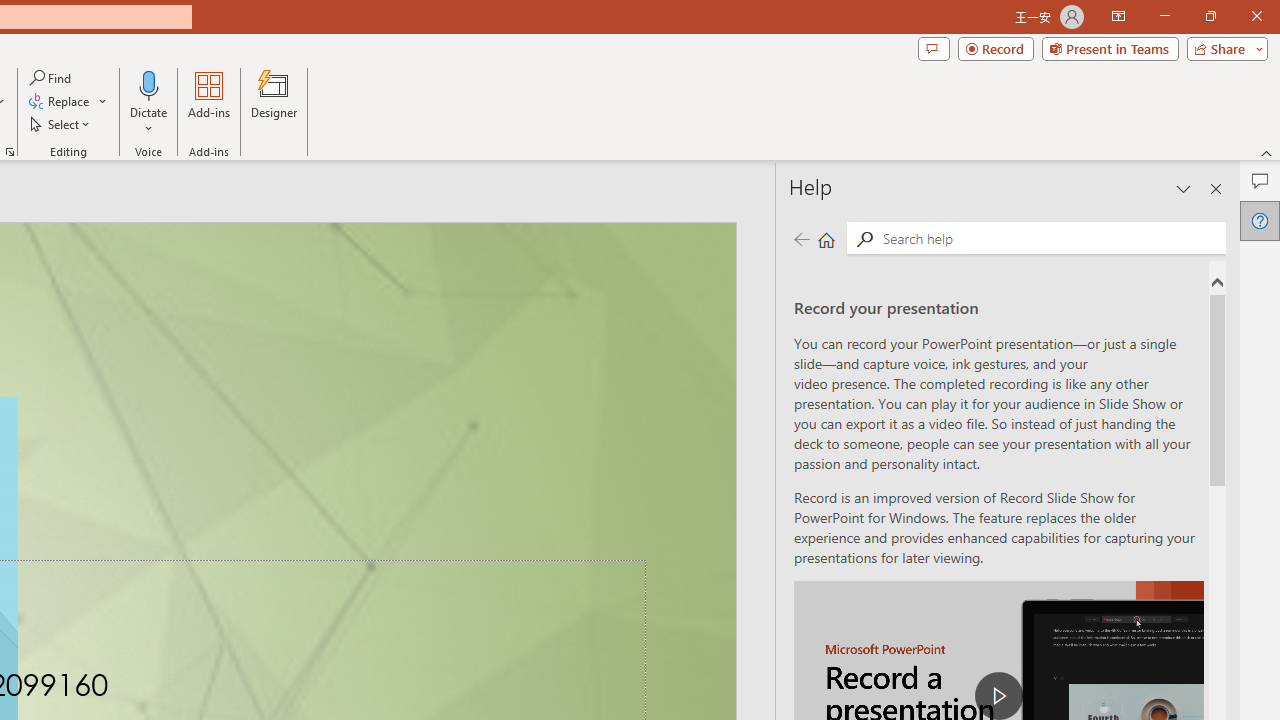 This screenshot has height=720, width=1280. Describe the element at coordinates (60, 101) in the screenshot. I see `'Replace...'` at that location.